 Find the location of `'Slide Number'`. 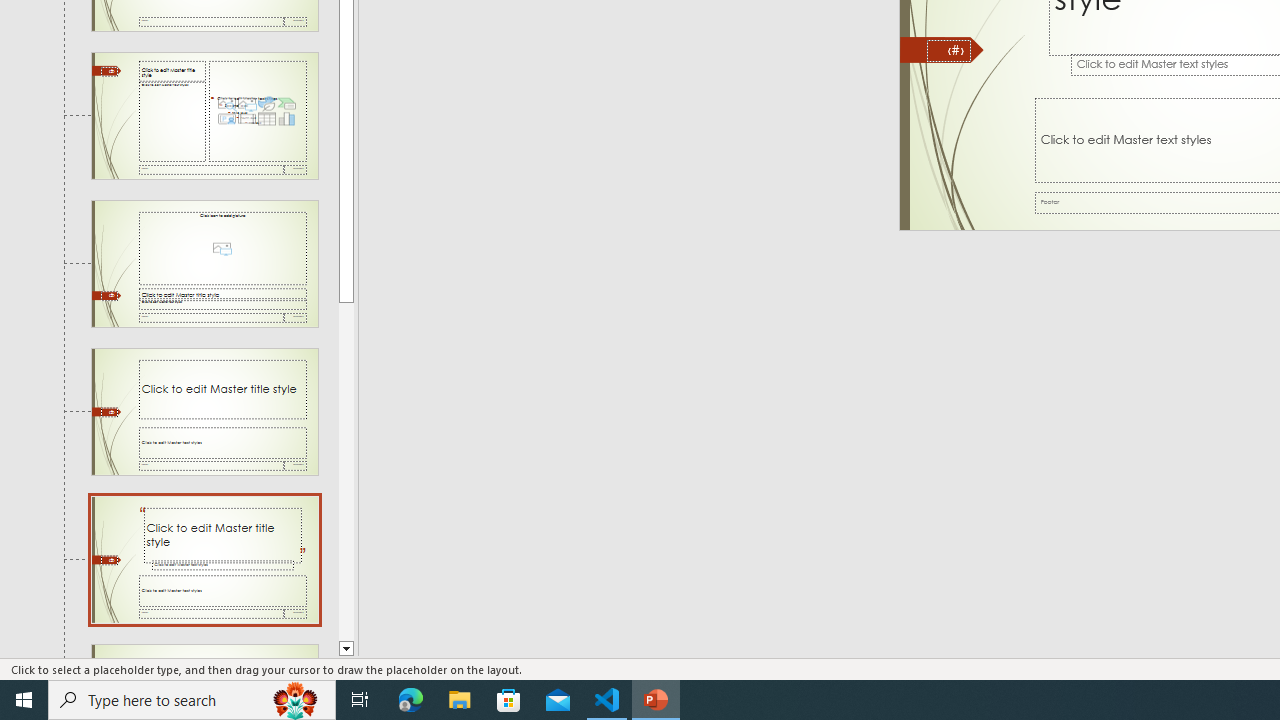

'Slide Number' is located at coordinates (948, 50).